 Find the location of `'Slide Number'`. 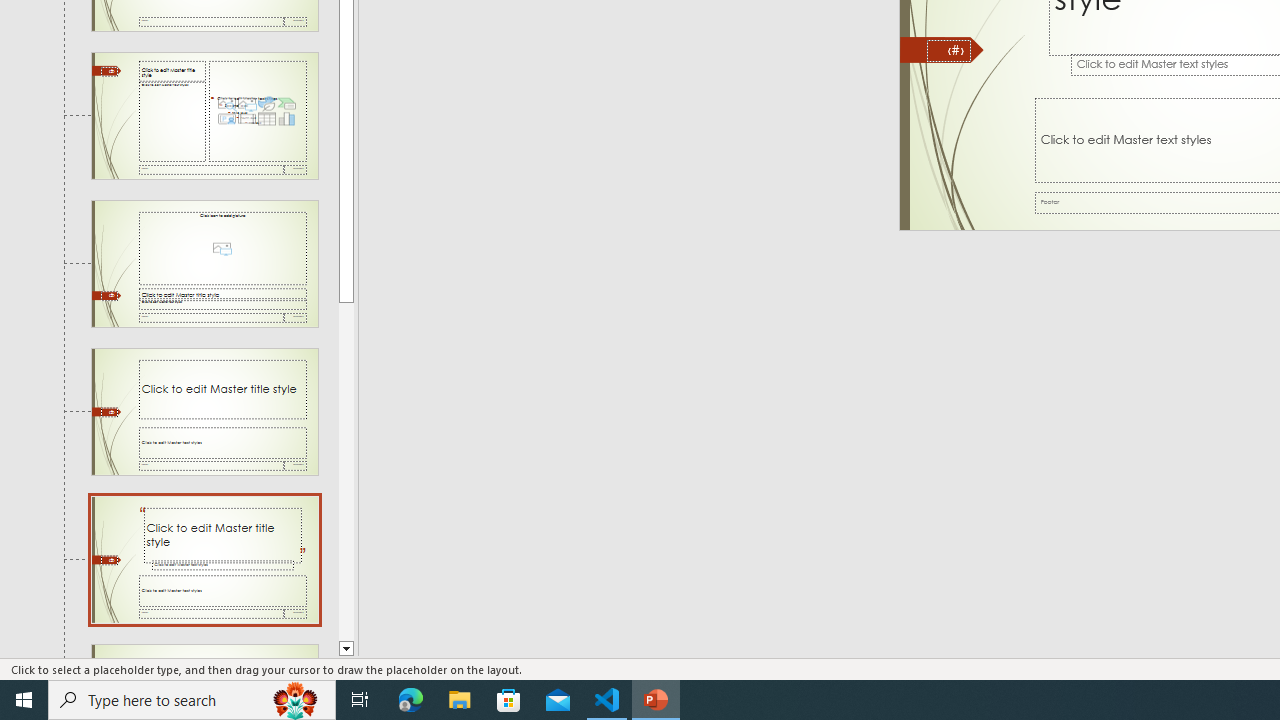

'Slide Number' is located at coordinates (948, 50).